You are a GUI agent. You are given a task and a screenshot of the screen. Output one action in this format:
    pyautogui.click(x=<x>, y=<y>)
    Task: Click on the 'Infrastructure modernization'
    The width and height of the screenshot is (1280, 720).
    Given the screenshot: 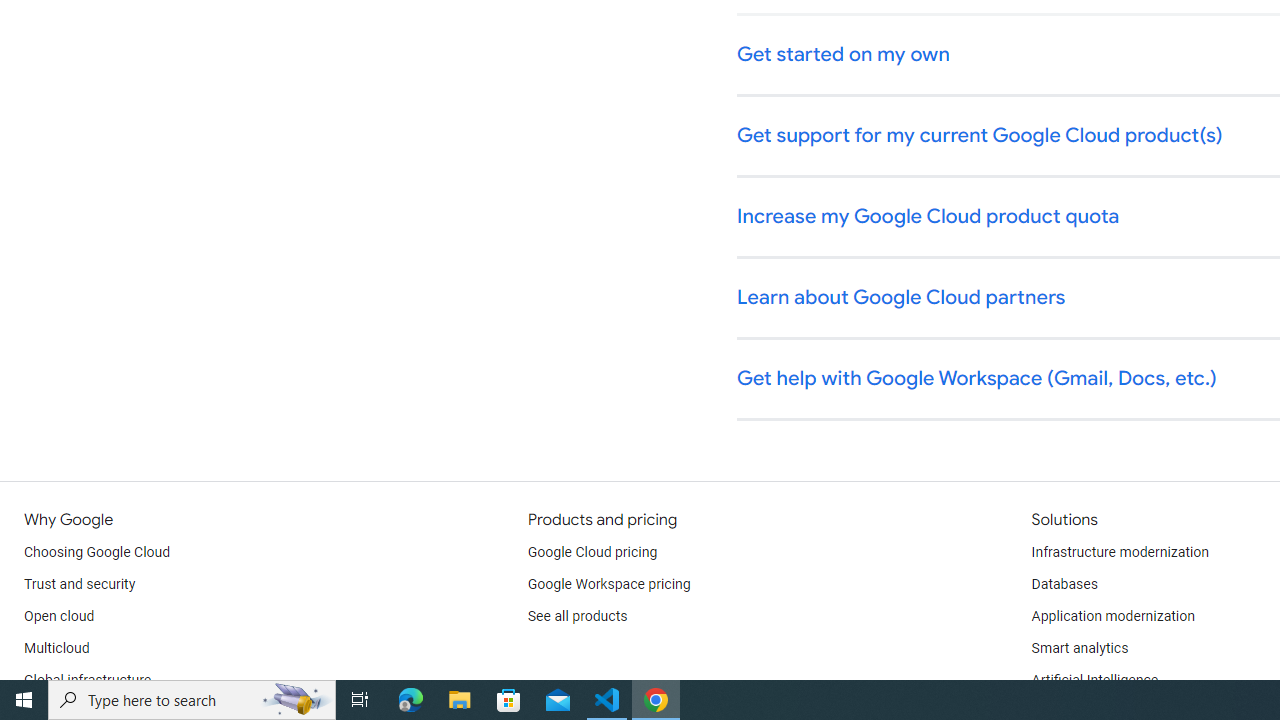 What is the action you would take?
    pyautogui.click(x=1120, y=552)
    